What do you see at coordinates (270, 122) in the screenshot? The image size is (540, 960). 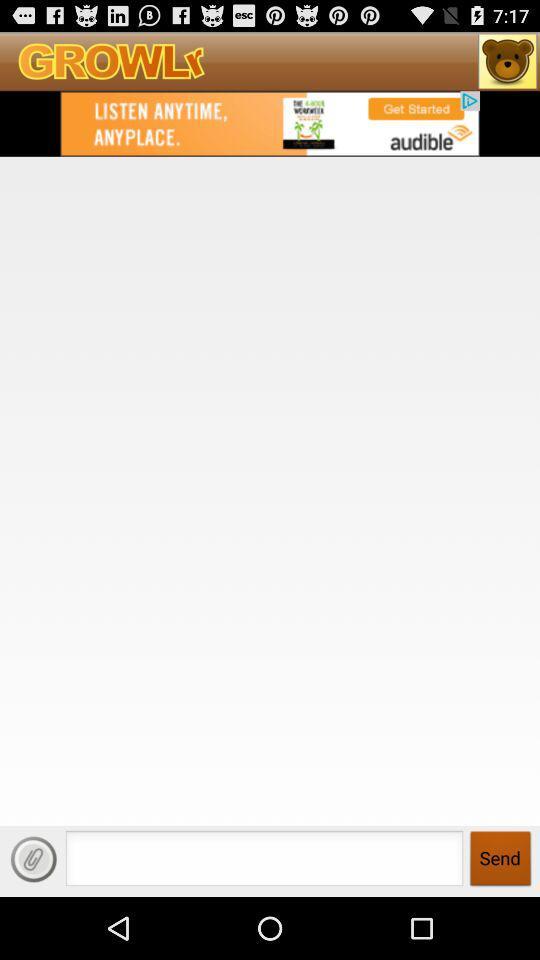 I see `gay community` at bounding box center [270, 122].